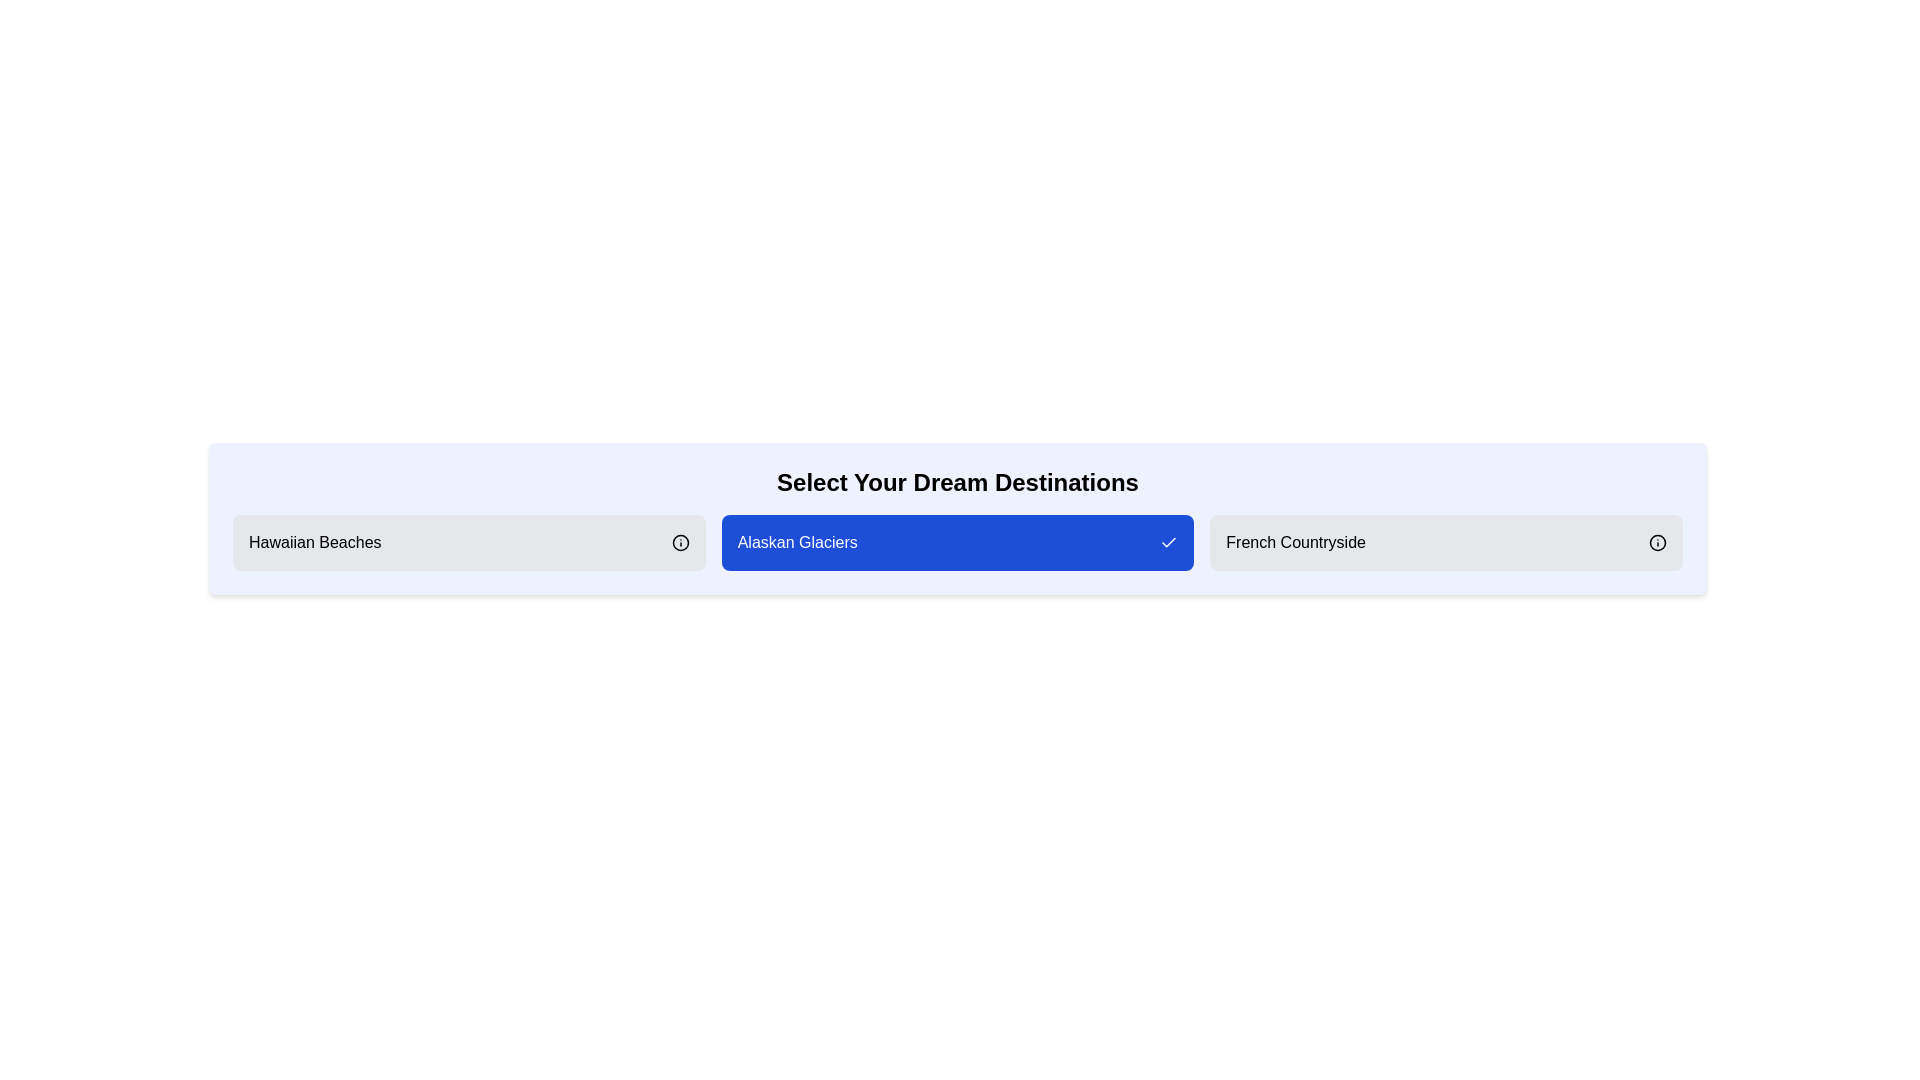 This screenshot has height=1080, width=1920. Describe the element at coordinates (957, 599) in the screenshot. I see `the background of the component` at that location.